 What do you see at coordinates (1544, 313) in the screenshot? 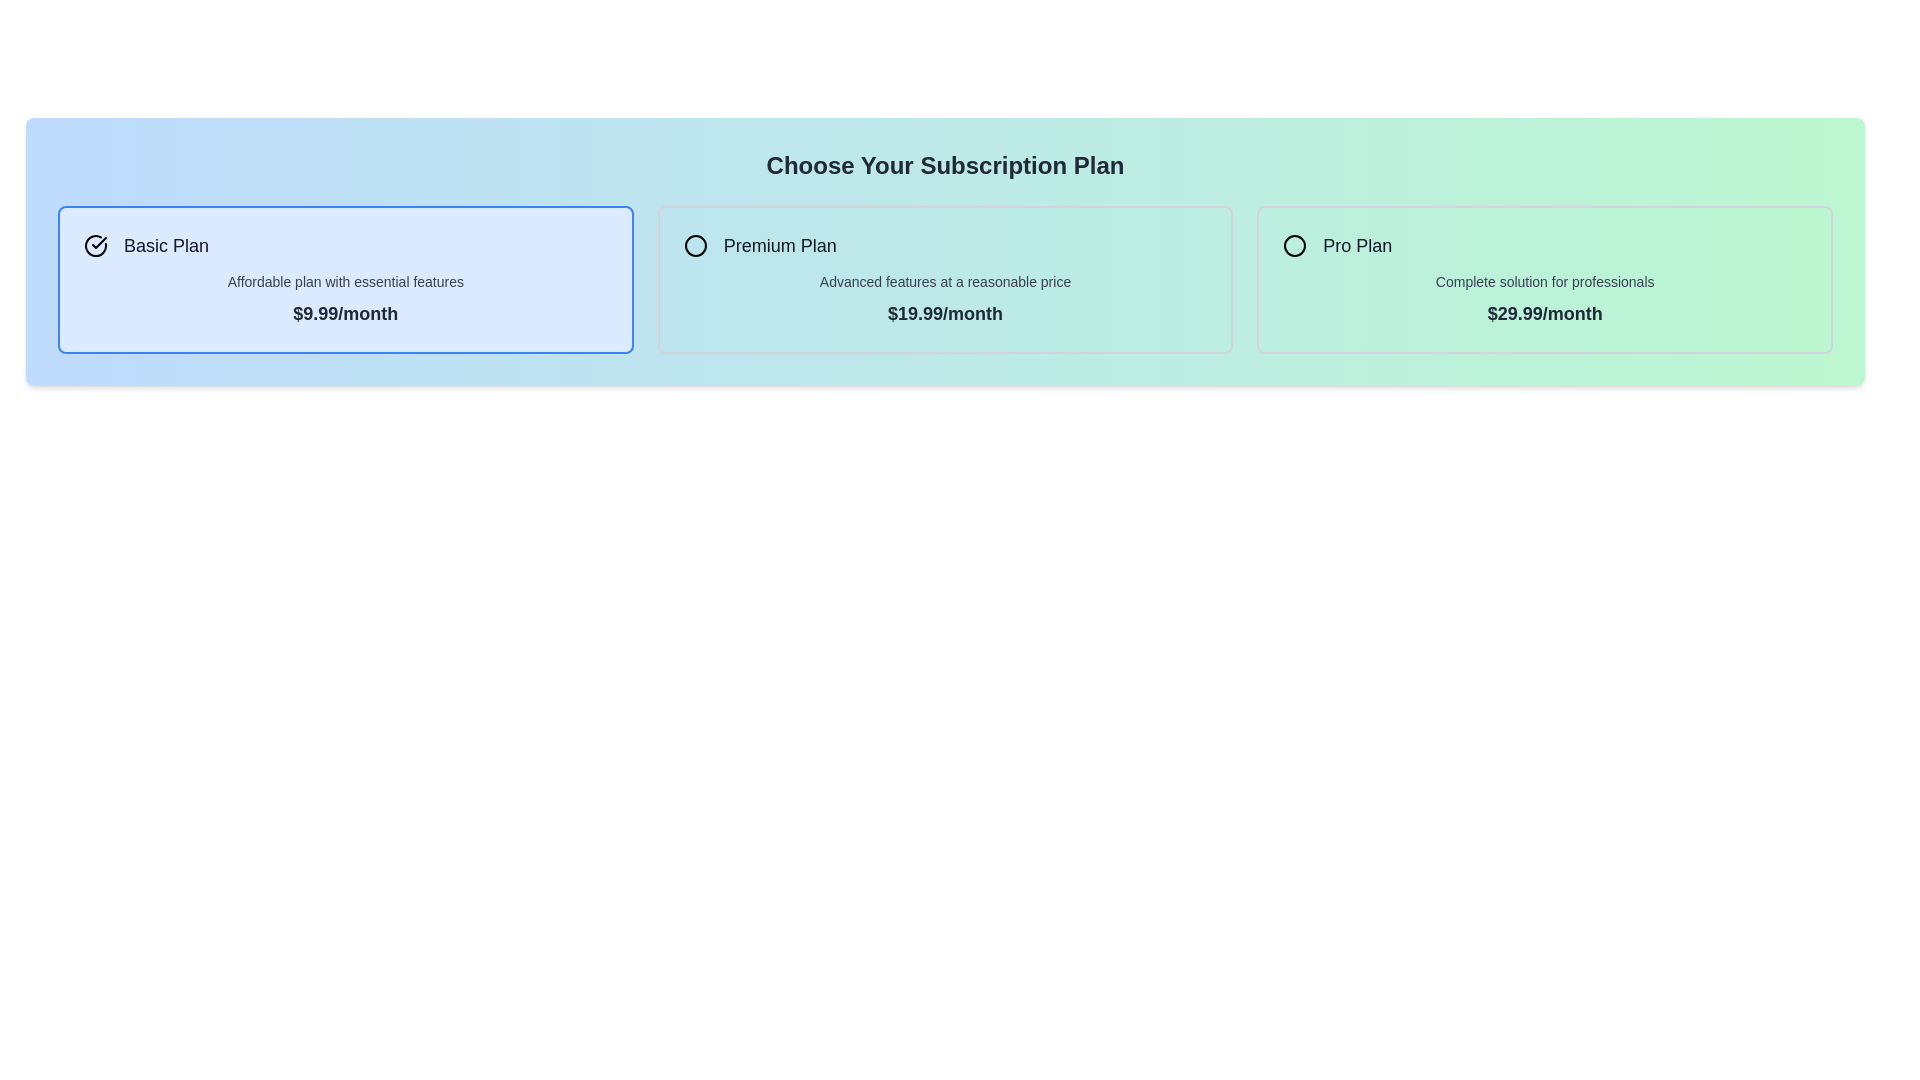
I see `text content of the '$29.99/month' label, which is displayed in bold and dark gray within the Pro Plan pricing card` at bounding box center [1544, 313].